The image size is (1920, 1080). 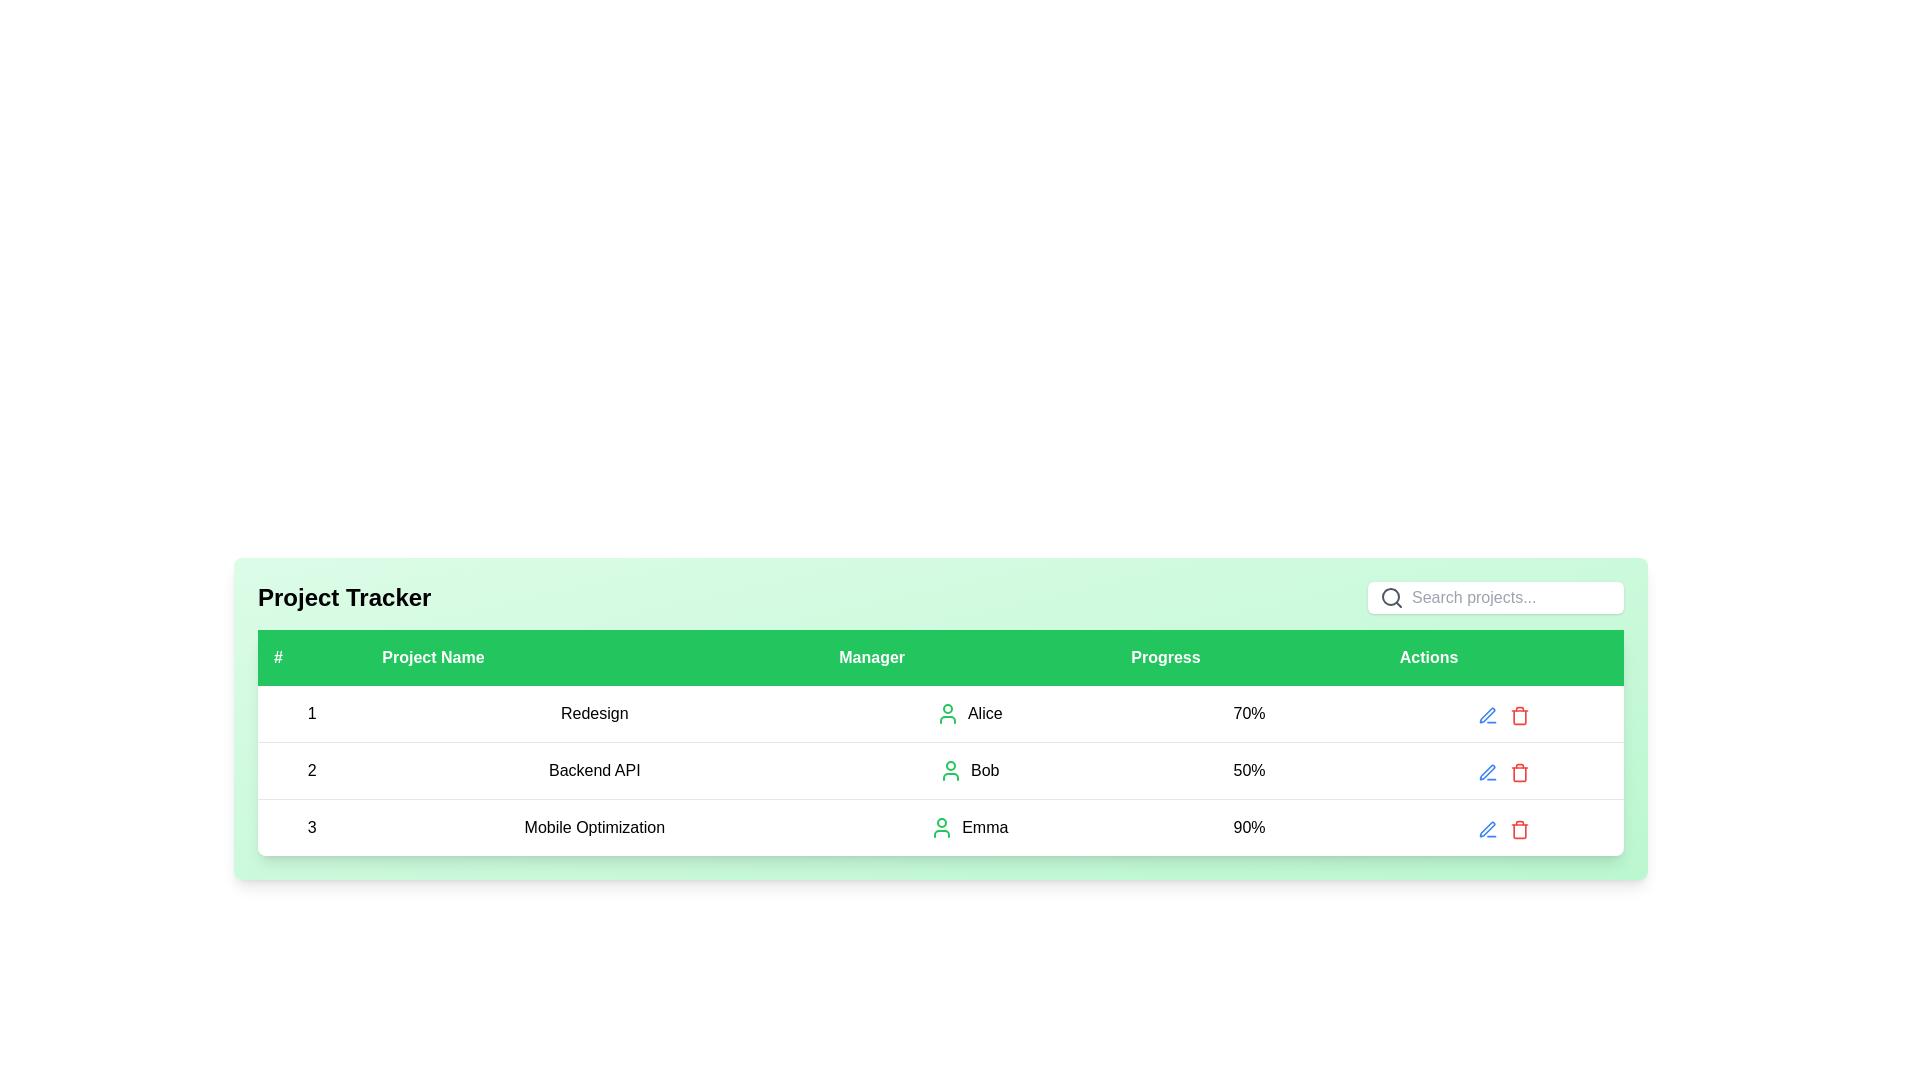 I want to click on the user avatar/icon representing the manager of the project located in the second row under the 'Manager' column, which is directly to the left of the name 'Bob', so click(x=949, y=770).